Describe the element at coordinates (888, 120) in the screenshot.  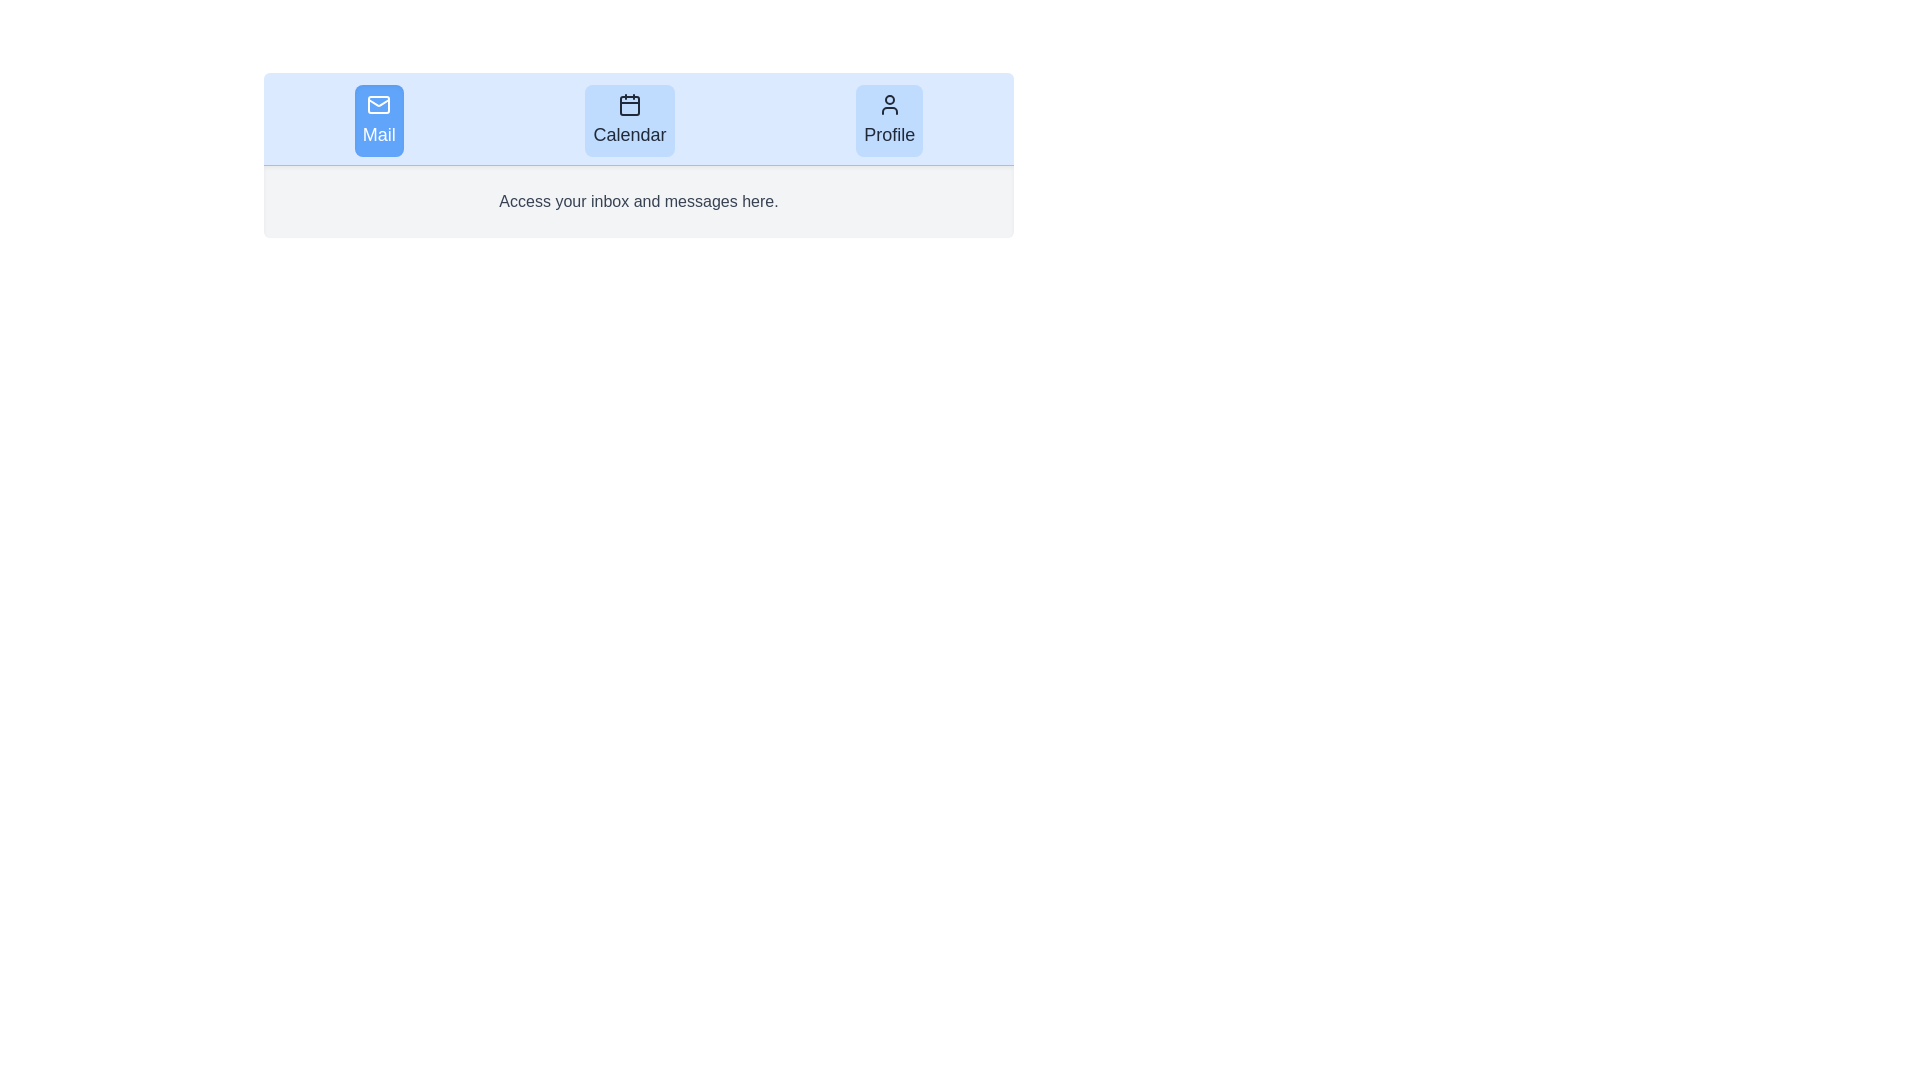
I see `the tab labeled Profile to observe visual changes` at that location.